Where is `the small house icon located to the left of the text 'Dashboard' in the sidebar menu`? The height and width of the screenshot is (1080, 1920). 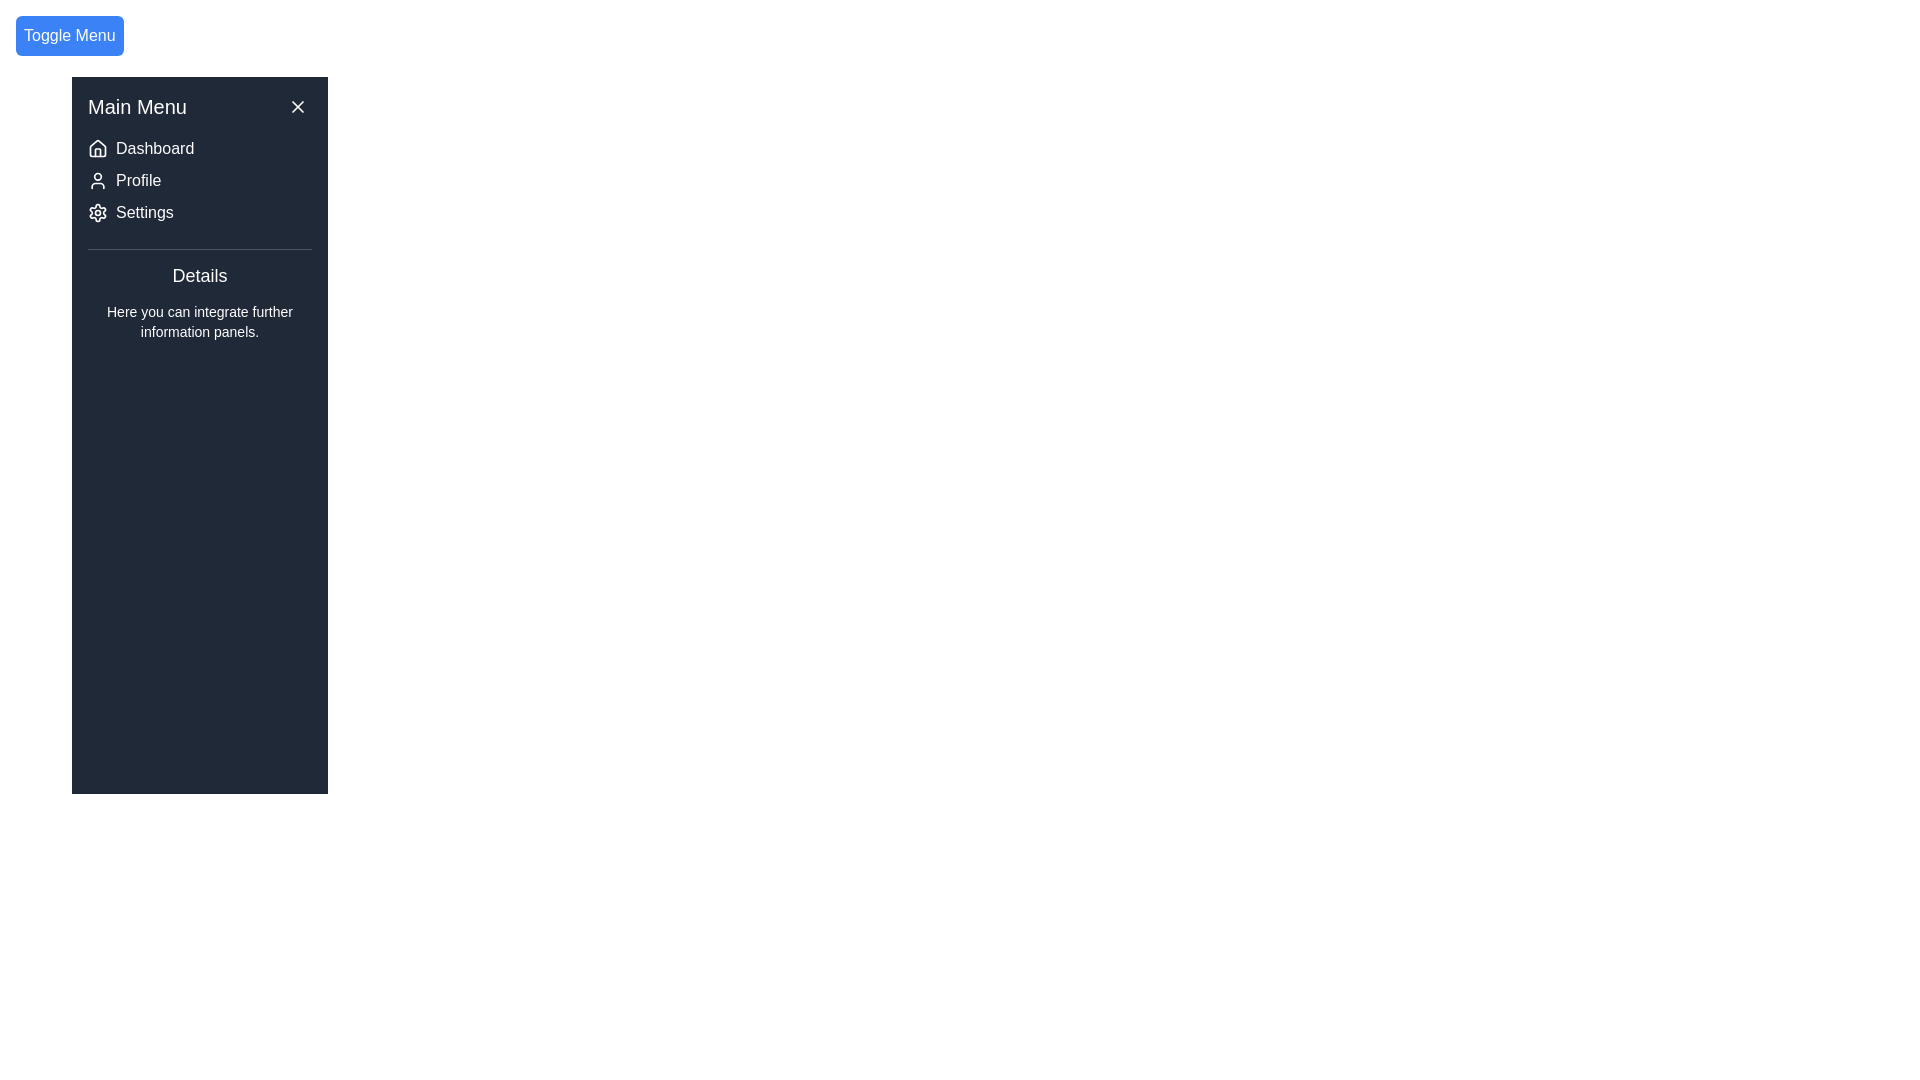 the small house icon located to the left of the text 'Dashboard' in the sidebar menu is located at coordinates (96, 148).